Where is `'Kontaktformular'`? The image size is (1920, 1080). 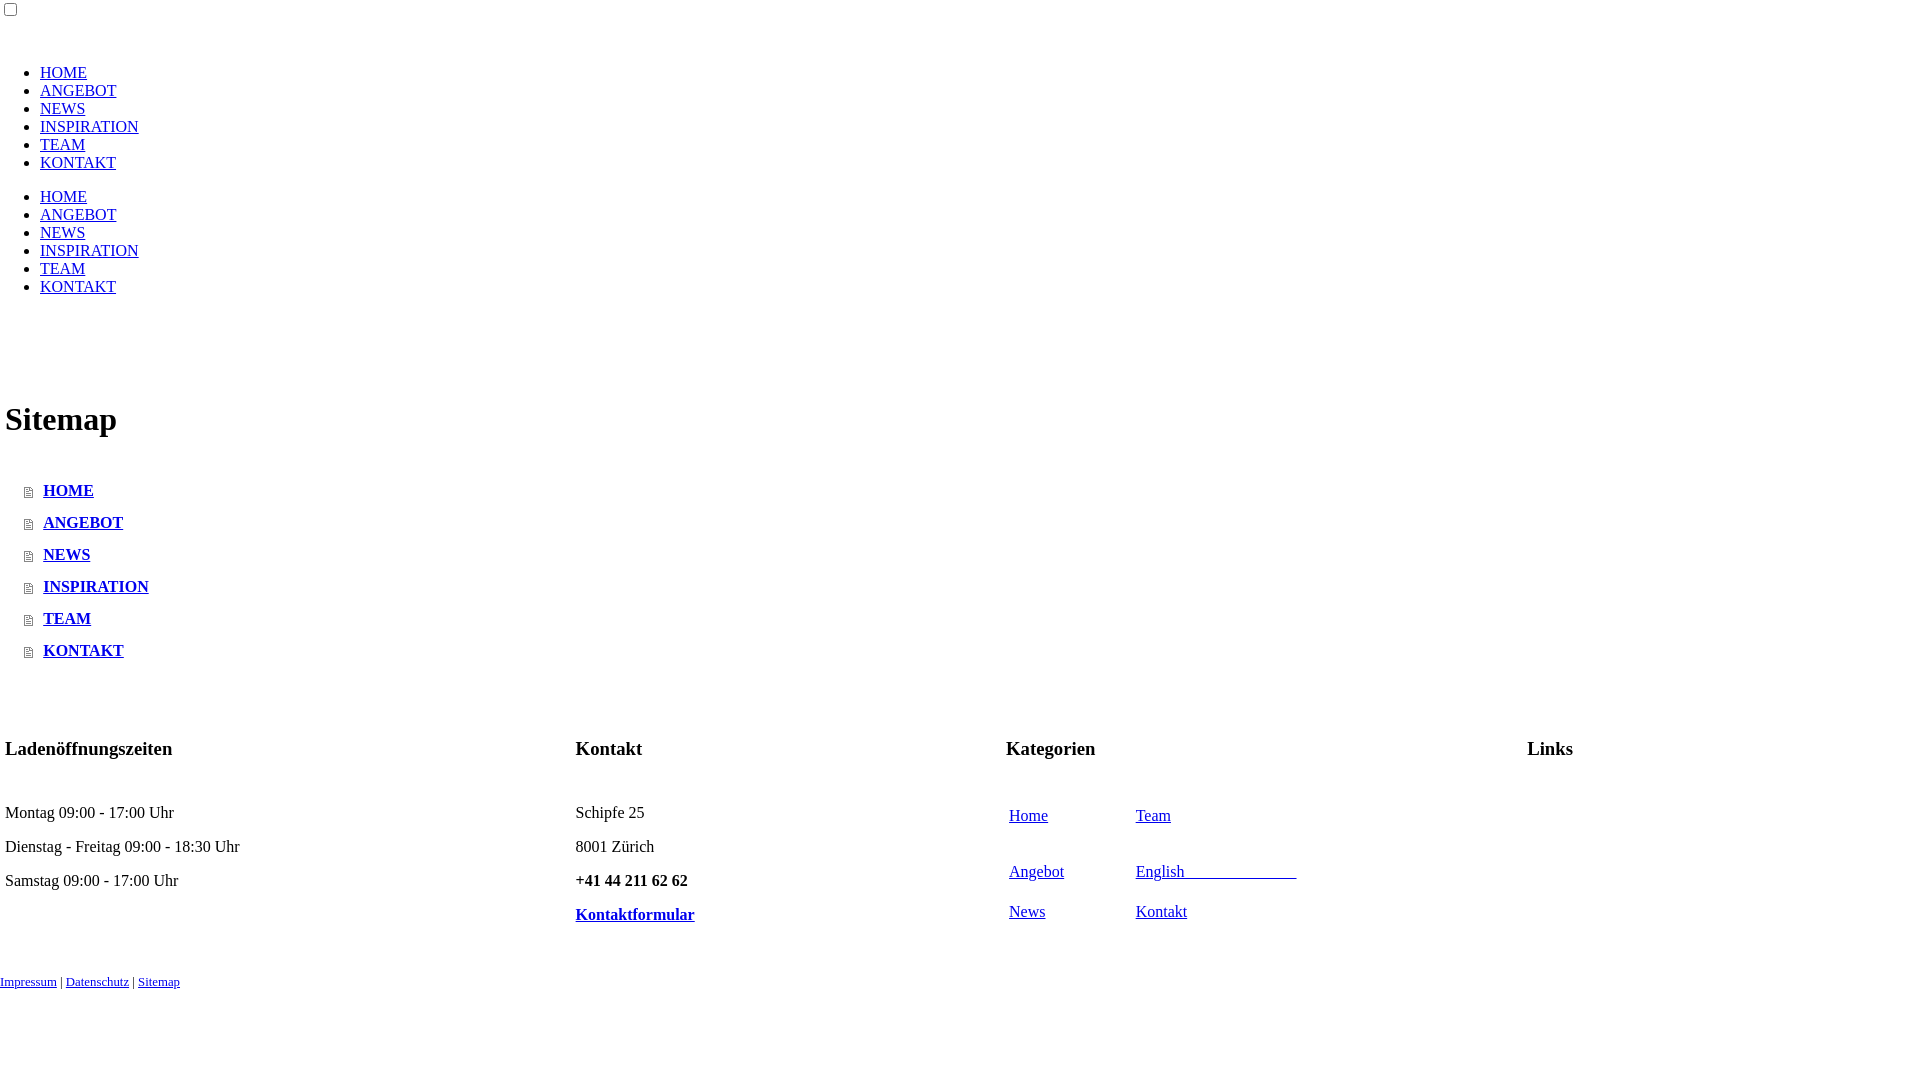
'Kontaktformular' is located at coordinates (634, 914).